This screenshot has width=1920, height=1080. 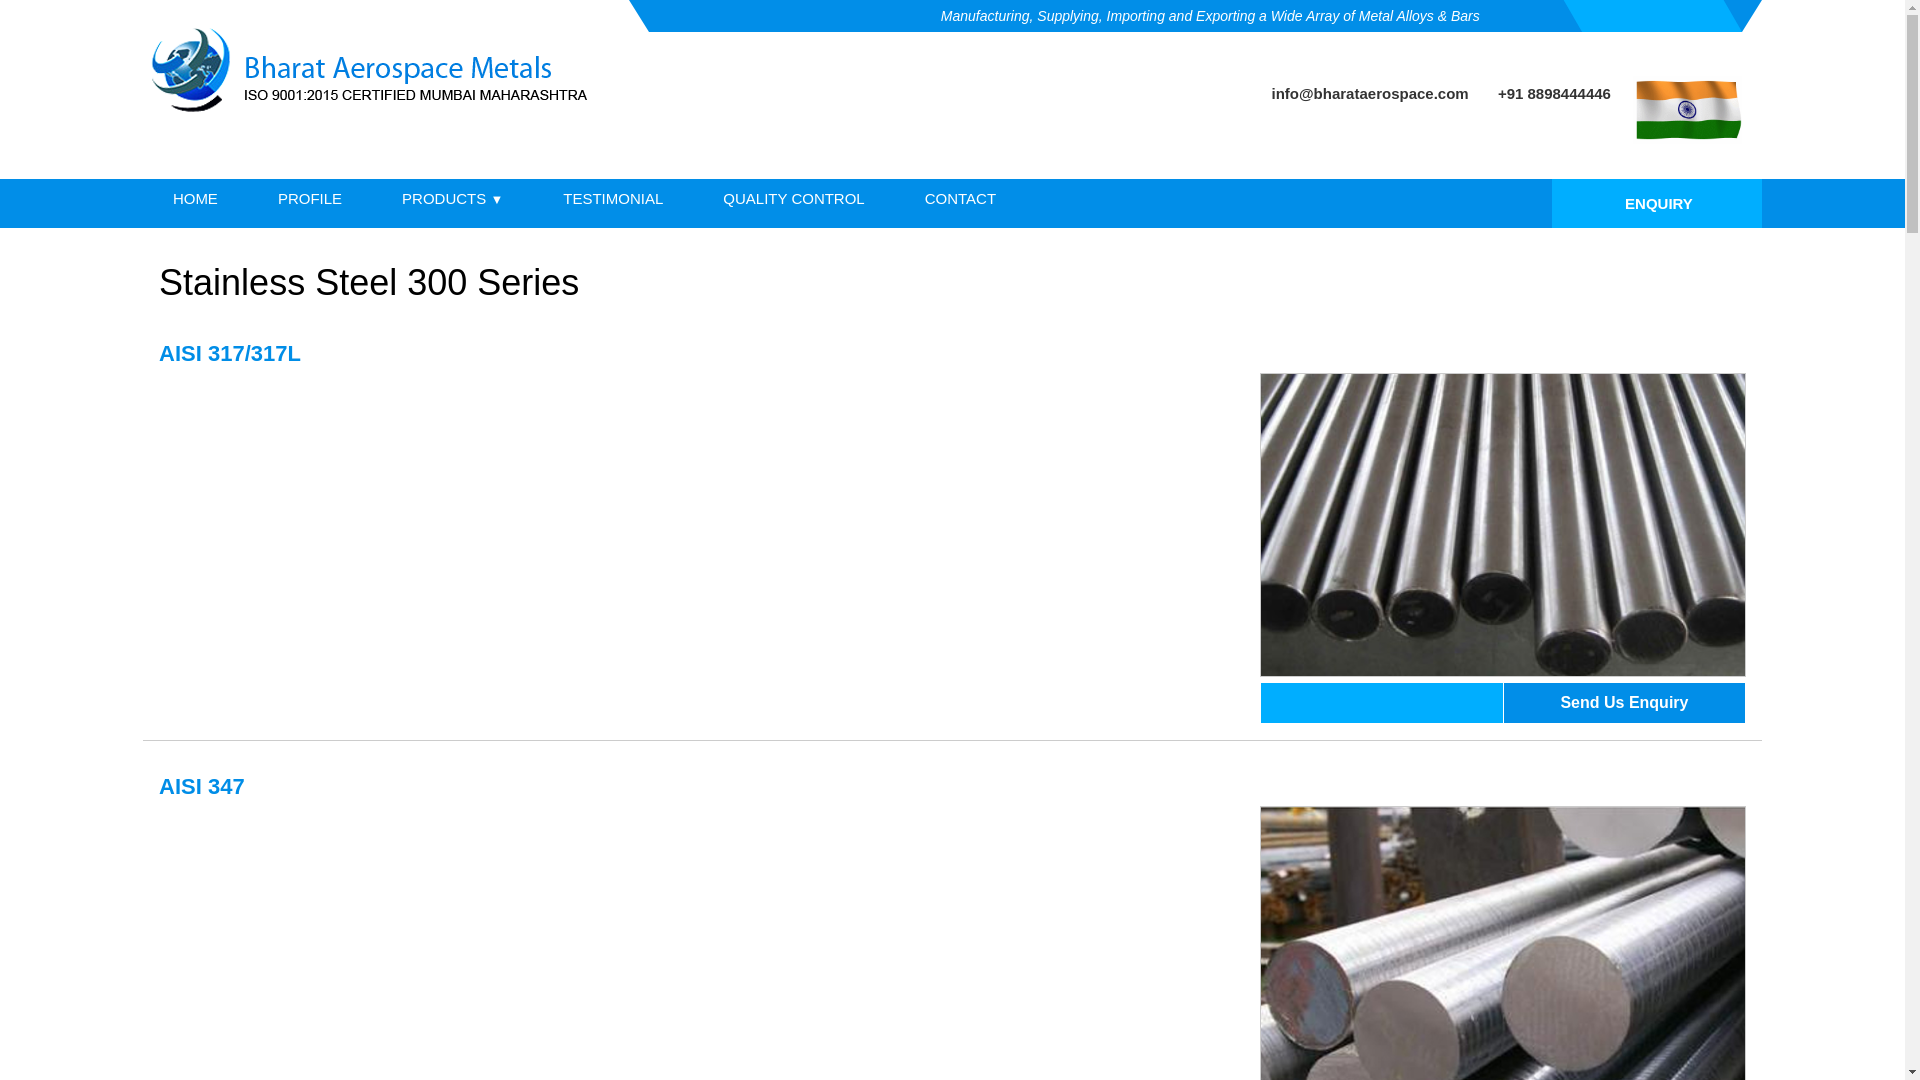 What do you see at coordinates (1369, 93) in the screenshot?
I see `'info@bharataerospace.com'` at bounding box center [1369, 93].